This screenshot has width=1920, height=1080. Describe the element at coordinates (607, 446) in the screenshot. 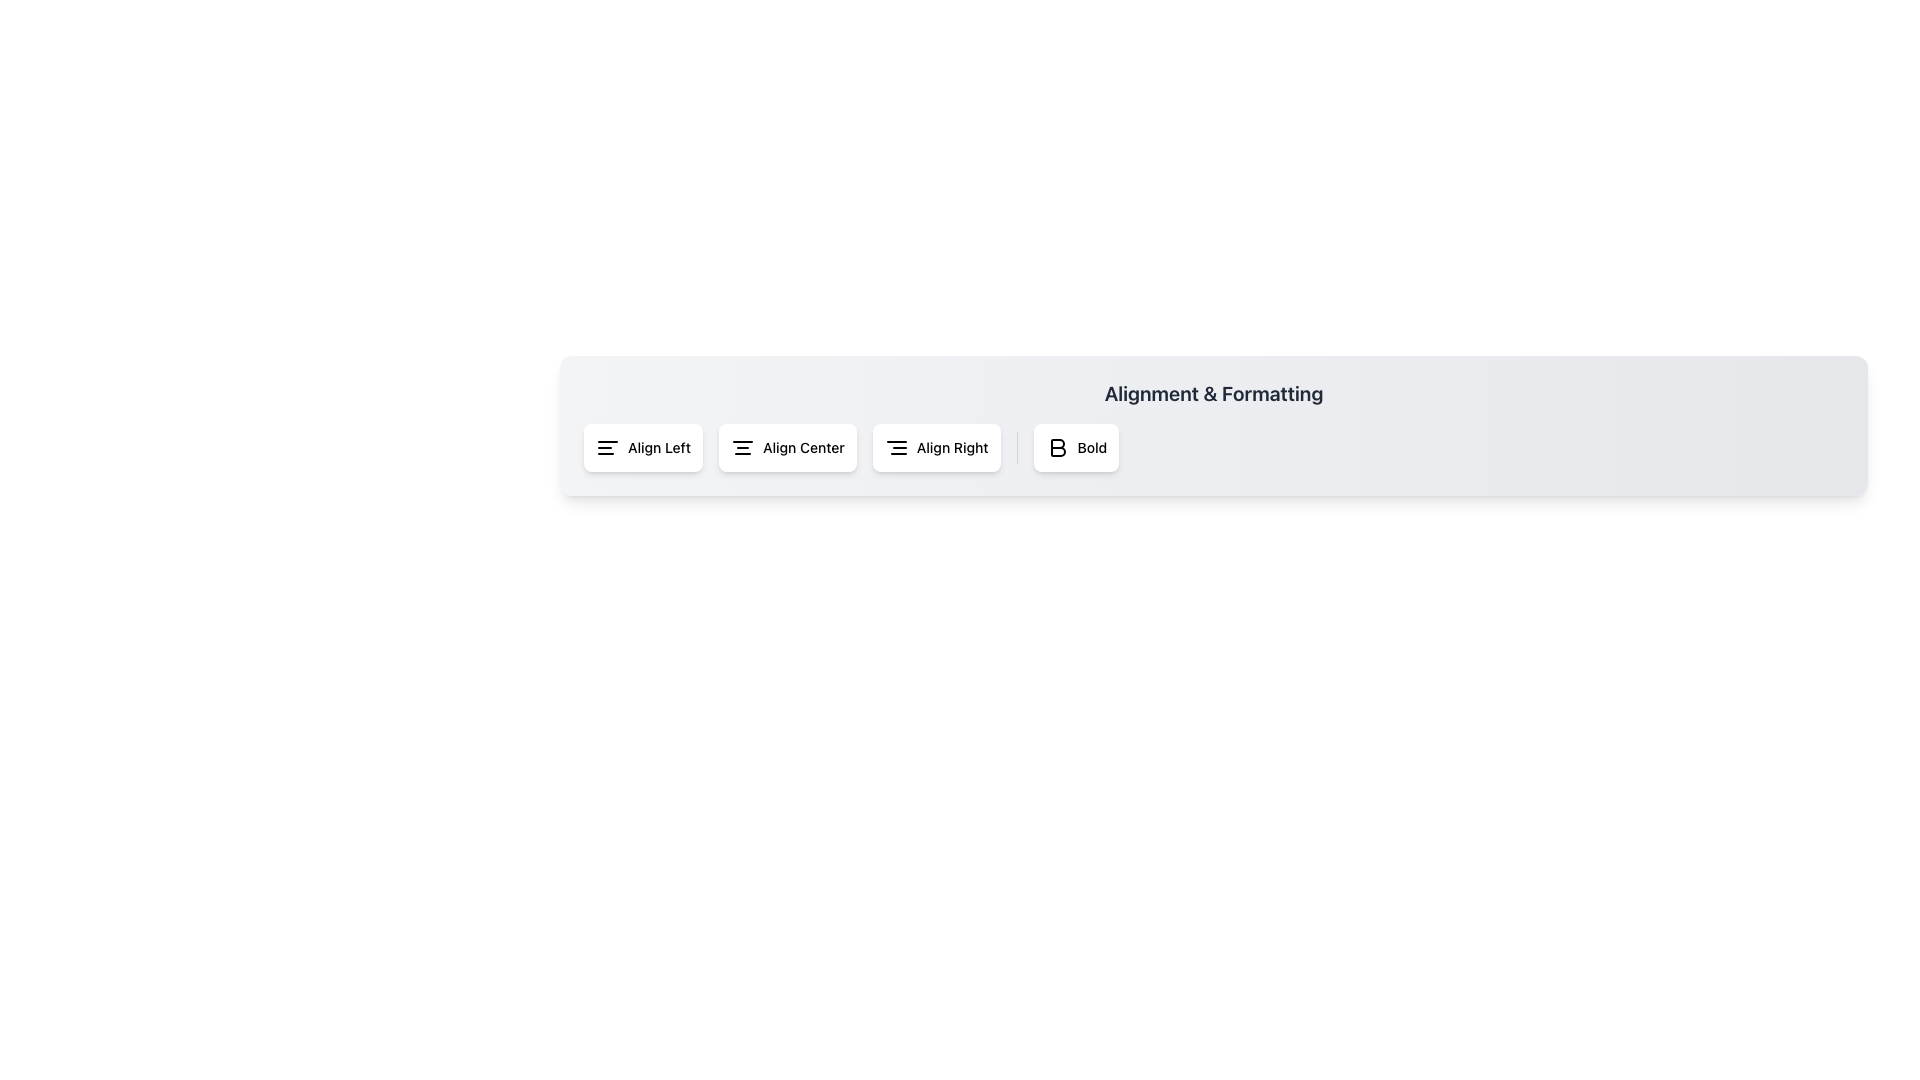

I see `the 'Align Left' SVG Icon button located in the upper-left corner of the card` at that location.